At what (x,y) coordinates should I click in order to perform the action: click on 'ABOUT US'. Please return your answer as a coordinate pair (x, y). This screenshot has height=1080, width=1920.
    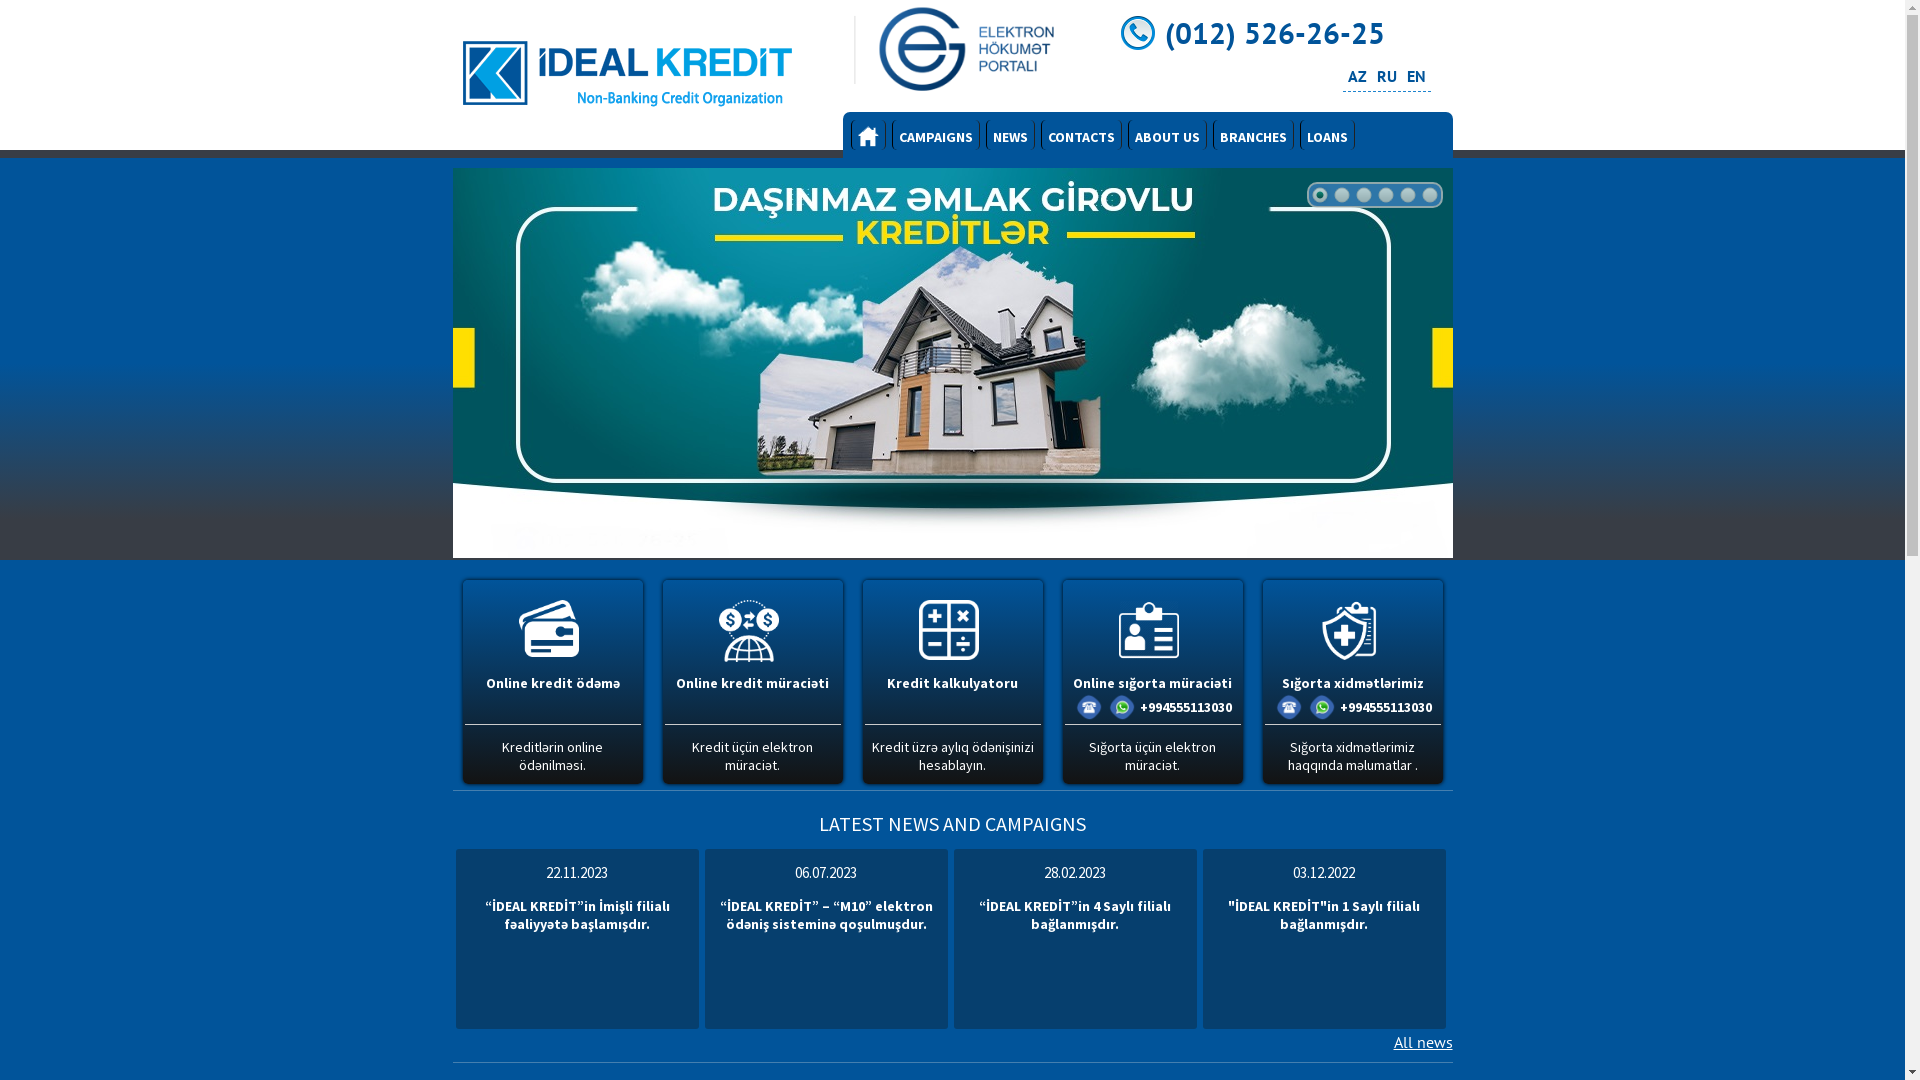
    Looking at the image, I should click on (1167, 135).